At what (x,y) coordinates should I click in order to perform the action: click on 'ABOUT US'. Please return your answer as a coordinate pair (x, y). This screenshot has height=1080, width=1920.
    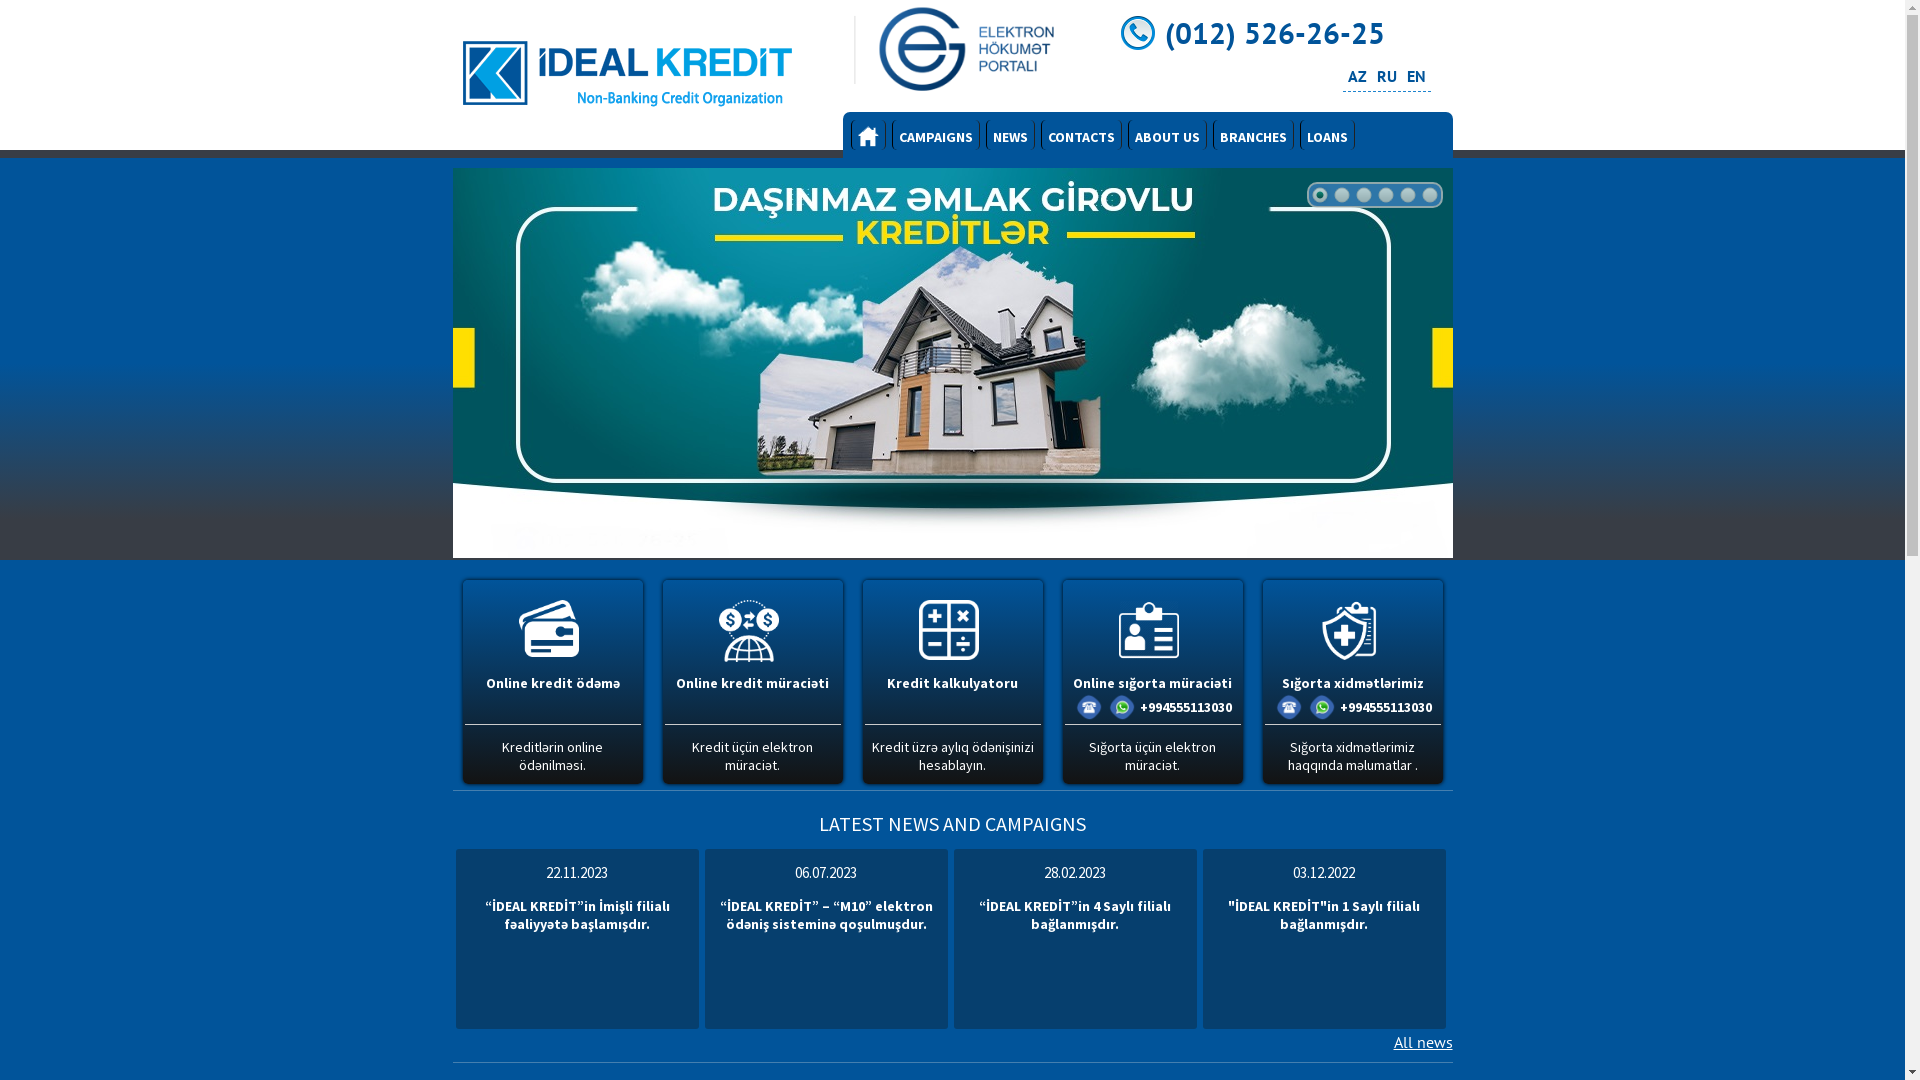
    Looking at the image, I should click on (1167, 135).